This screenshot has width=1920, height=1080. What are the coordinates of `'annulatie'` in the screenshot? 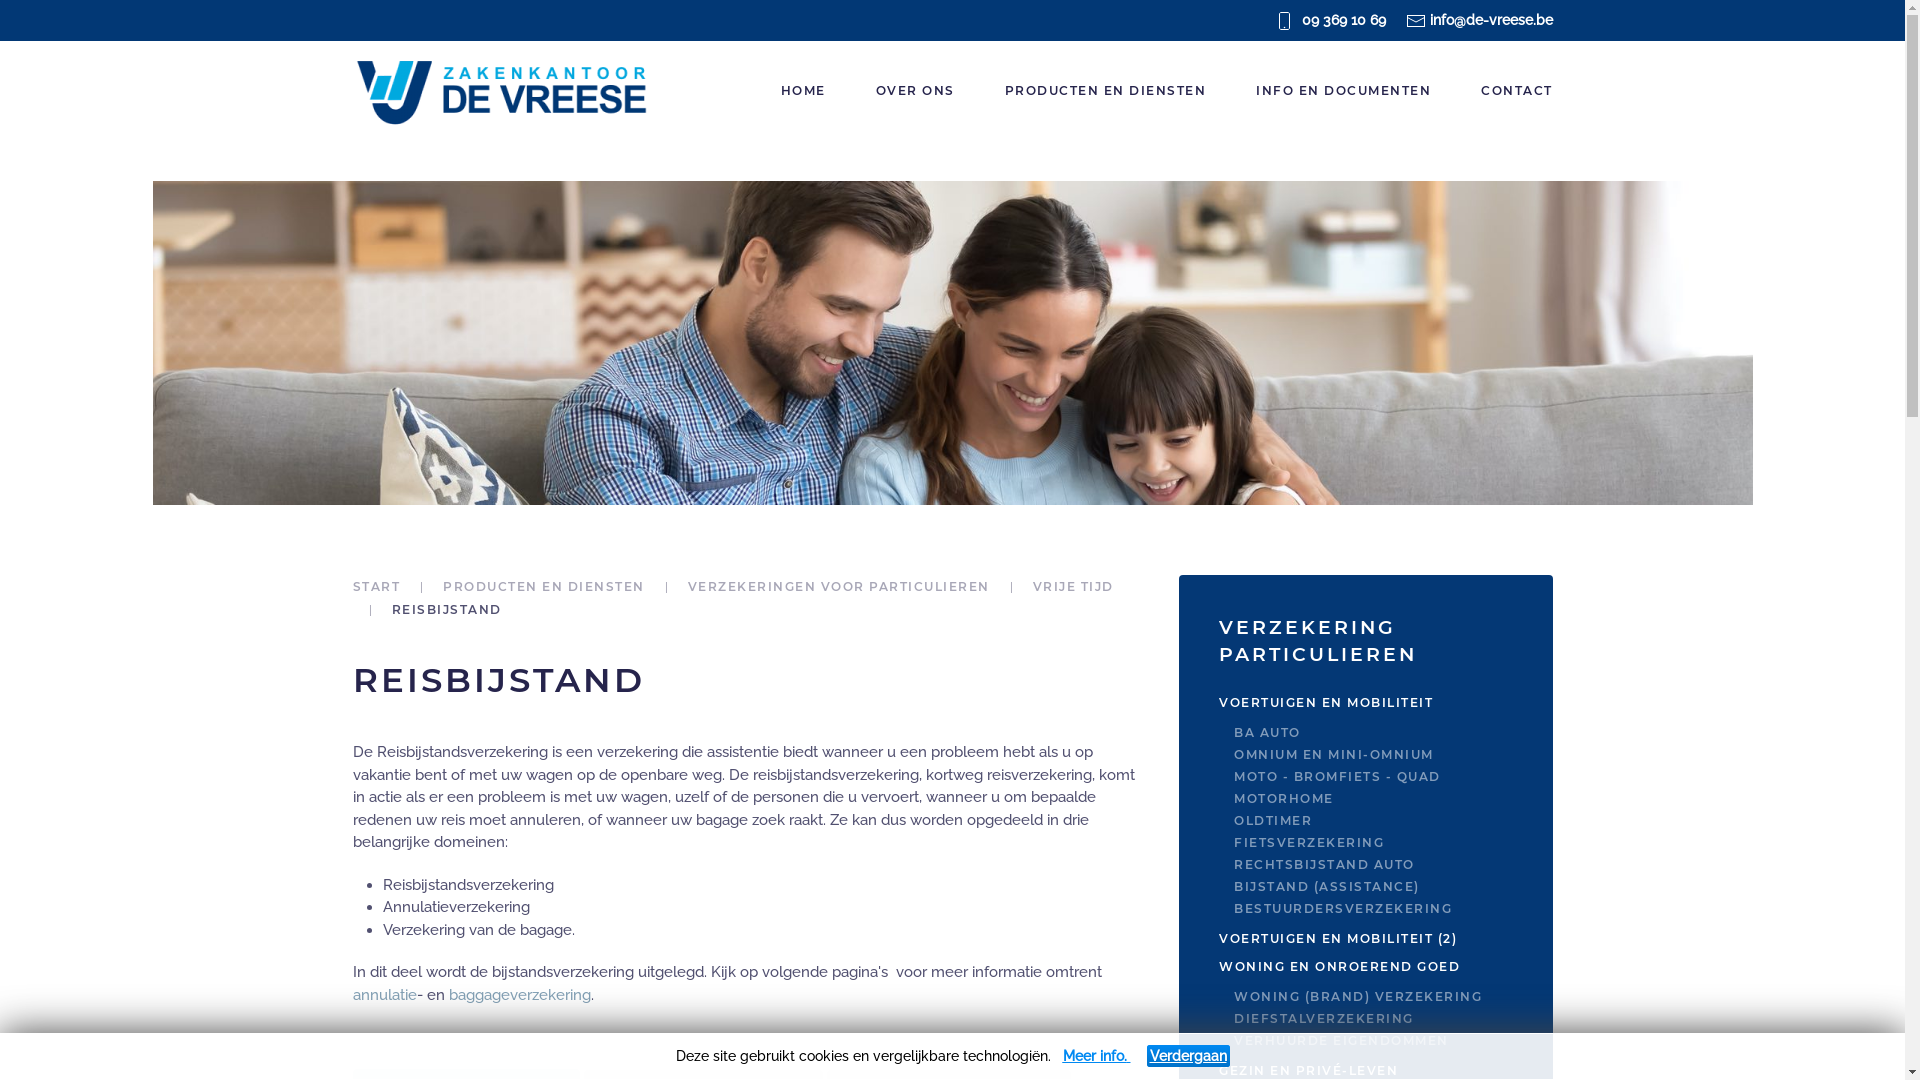 It's located at (384, 995).